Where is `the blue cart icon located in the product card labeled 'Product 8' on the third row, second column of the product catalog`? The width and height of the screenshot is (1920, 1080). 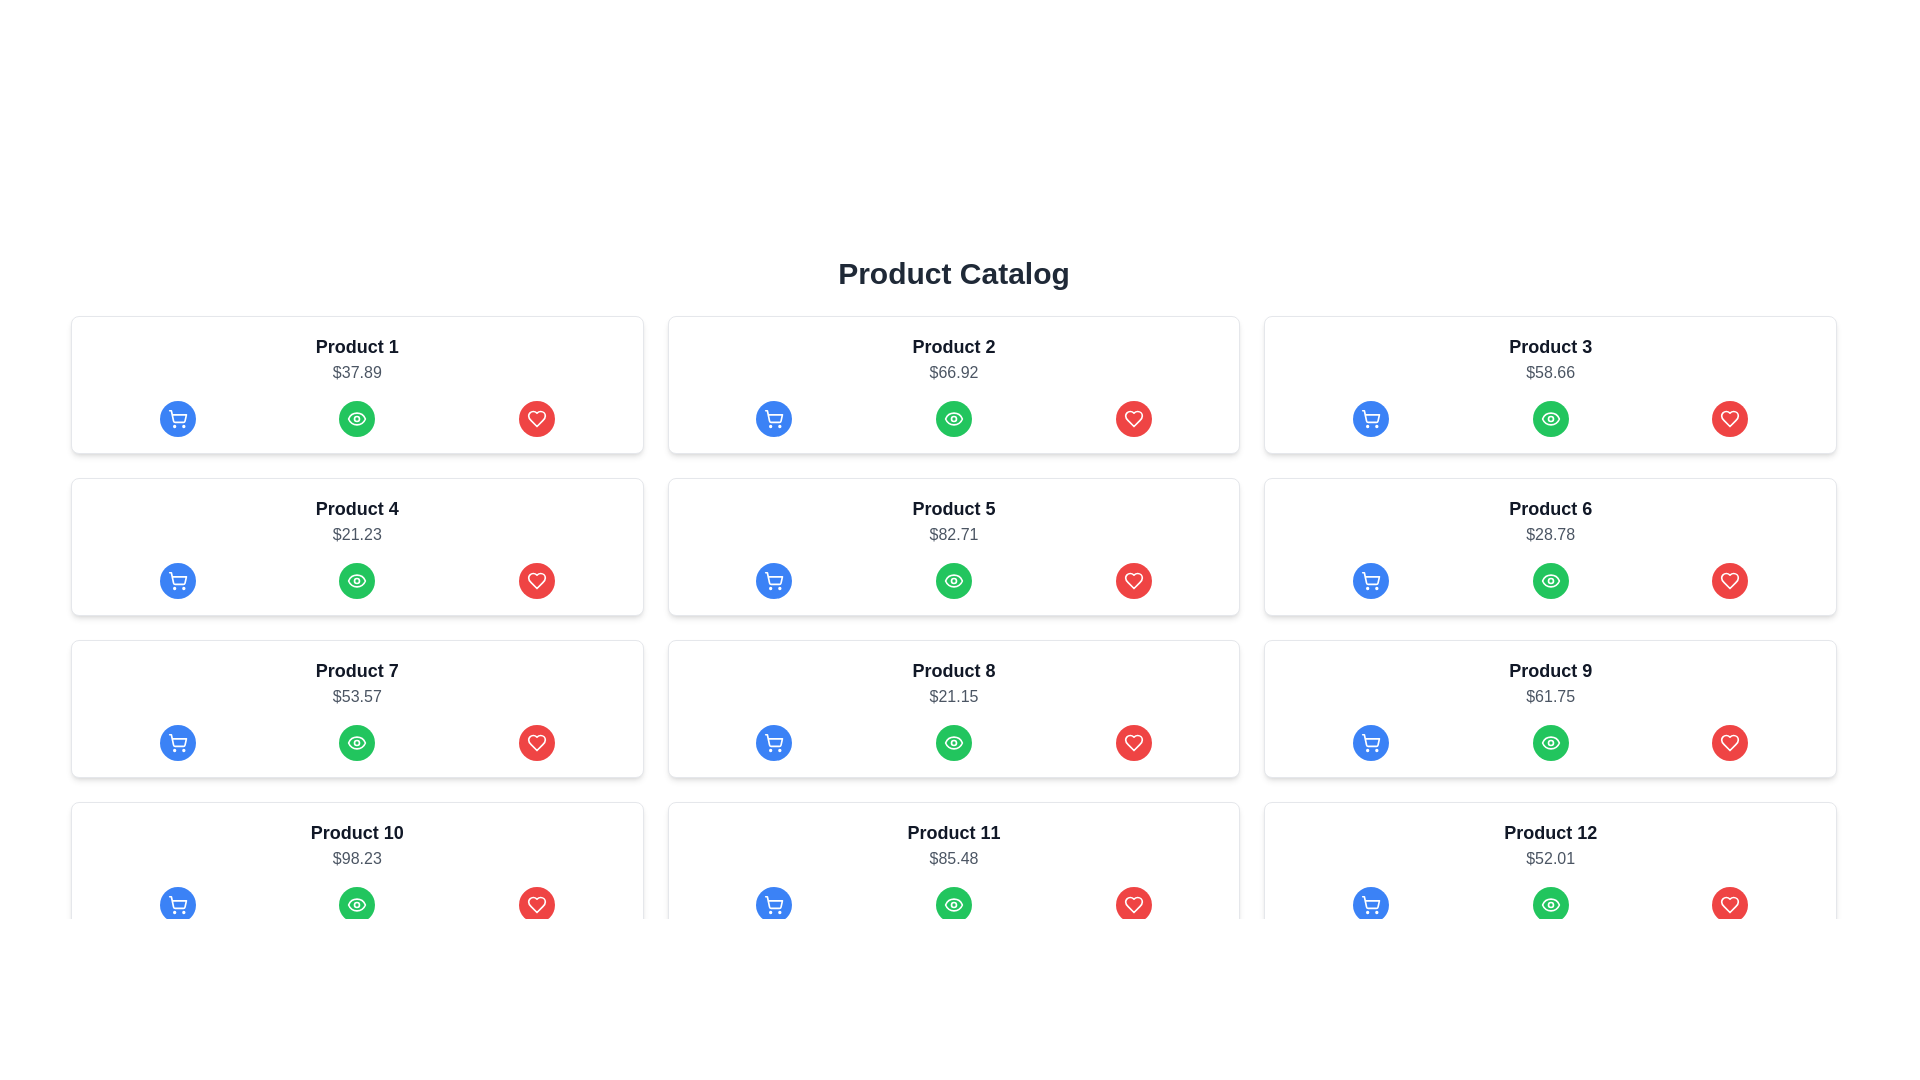
the blue cart icon located in the product card labeled 'Product 8' on the third row, second column of the product catalog is located at coordinates (773, 740).